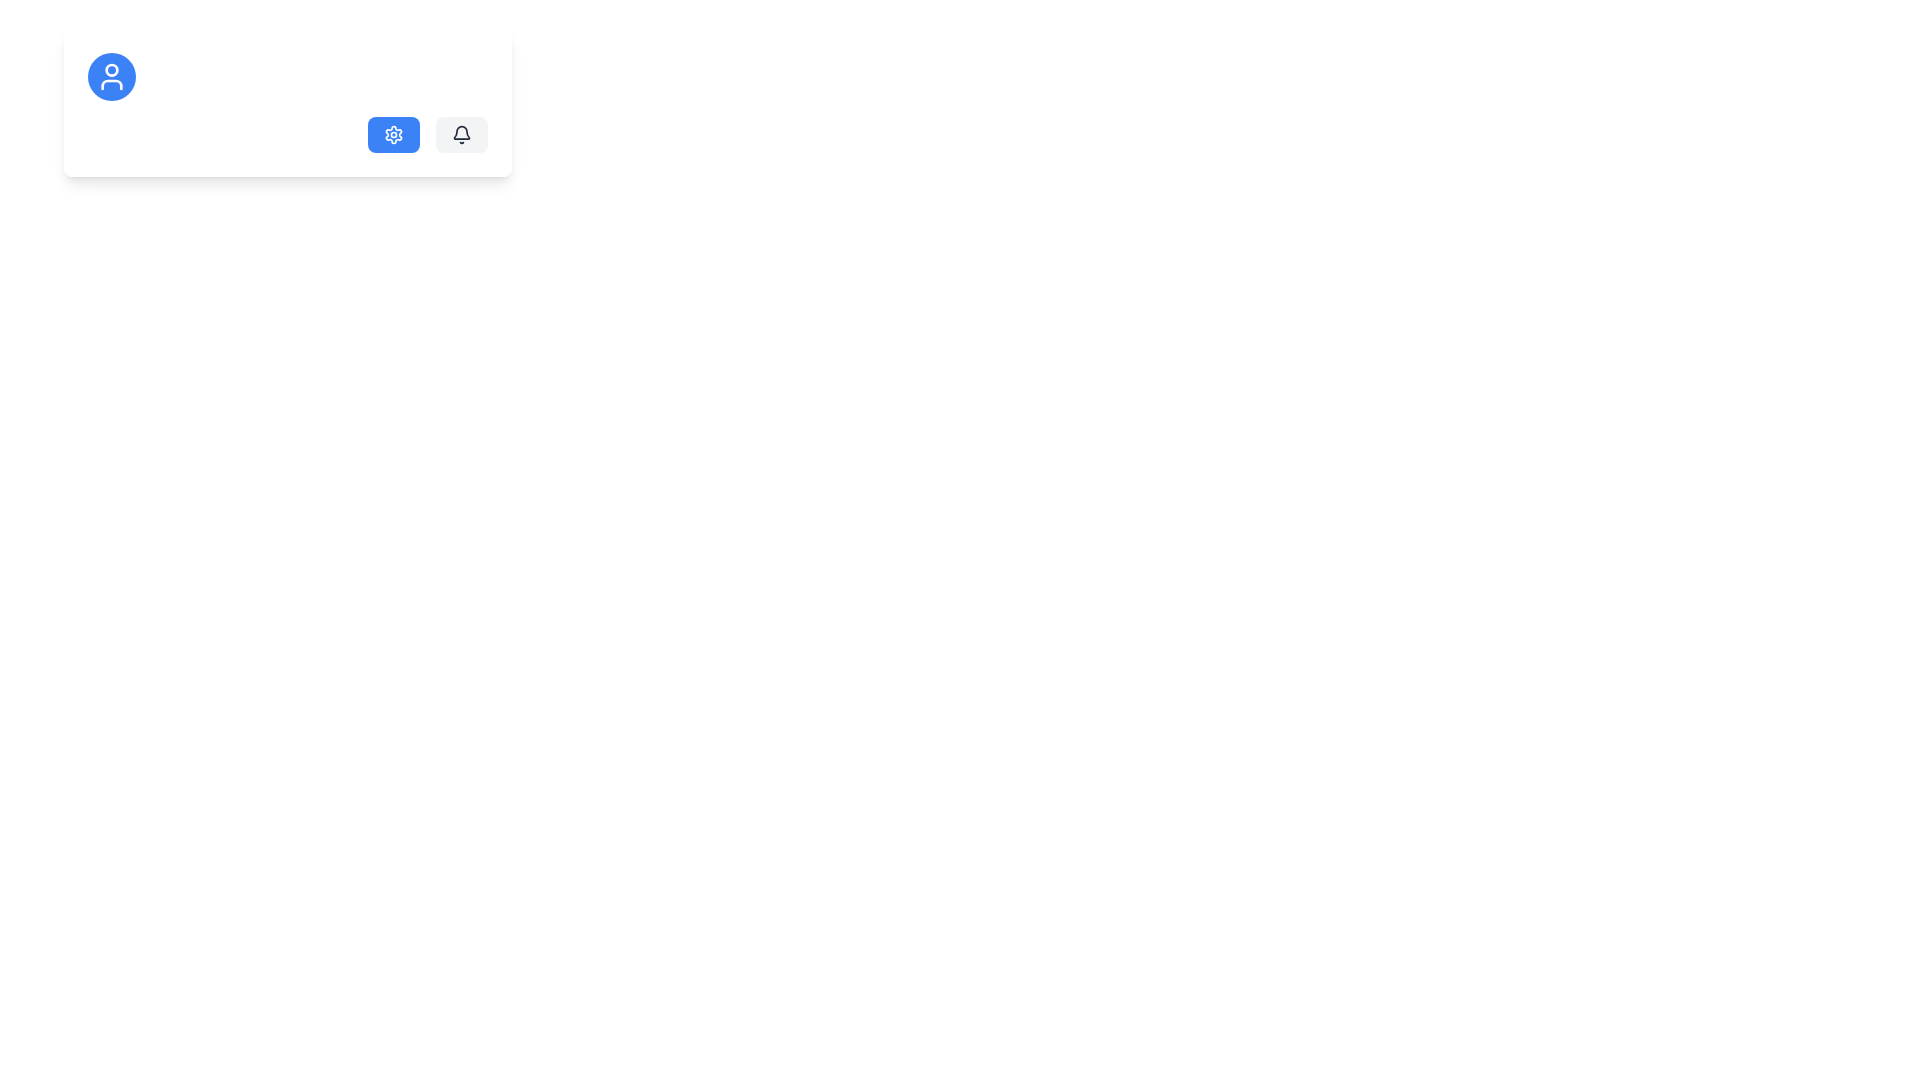  I want to click on the settings button located in the top-right section of the interface, adjacent to the notification bell icon, so click(393, 134).